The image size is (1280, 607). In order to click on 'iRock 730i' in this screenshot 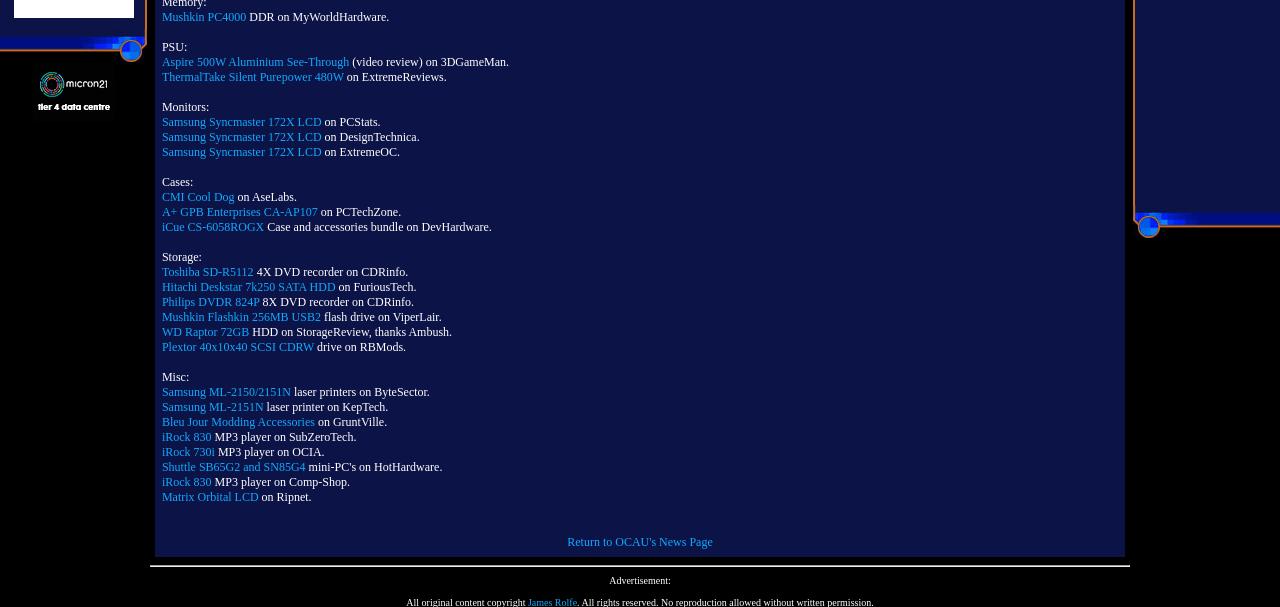, I will do `click(187, 450)`.